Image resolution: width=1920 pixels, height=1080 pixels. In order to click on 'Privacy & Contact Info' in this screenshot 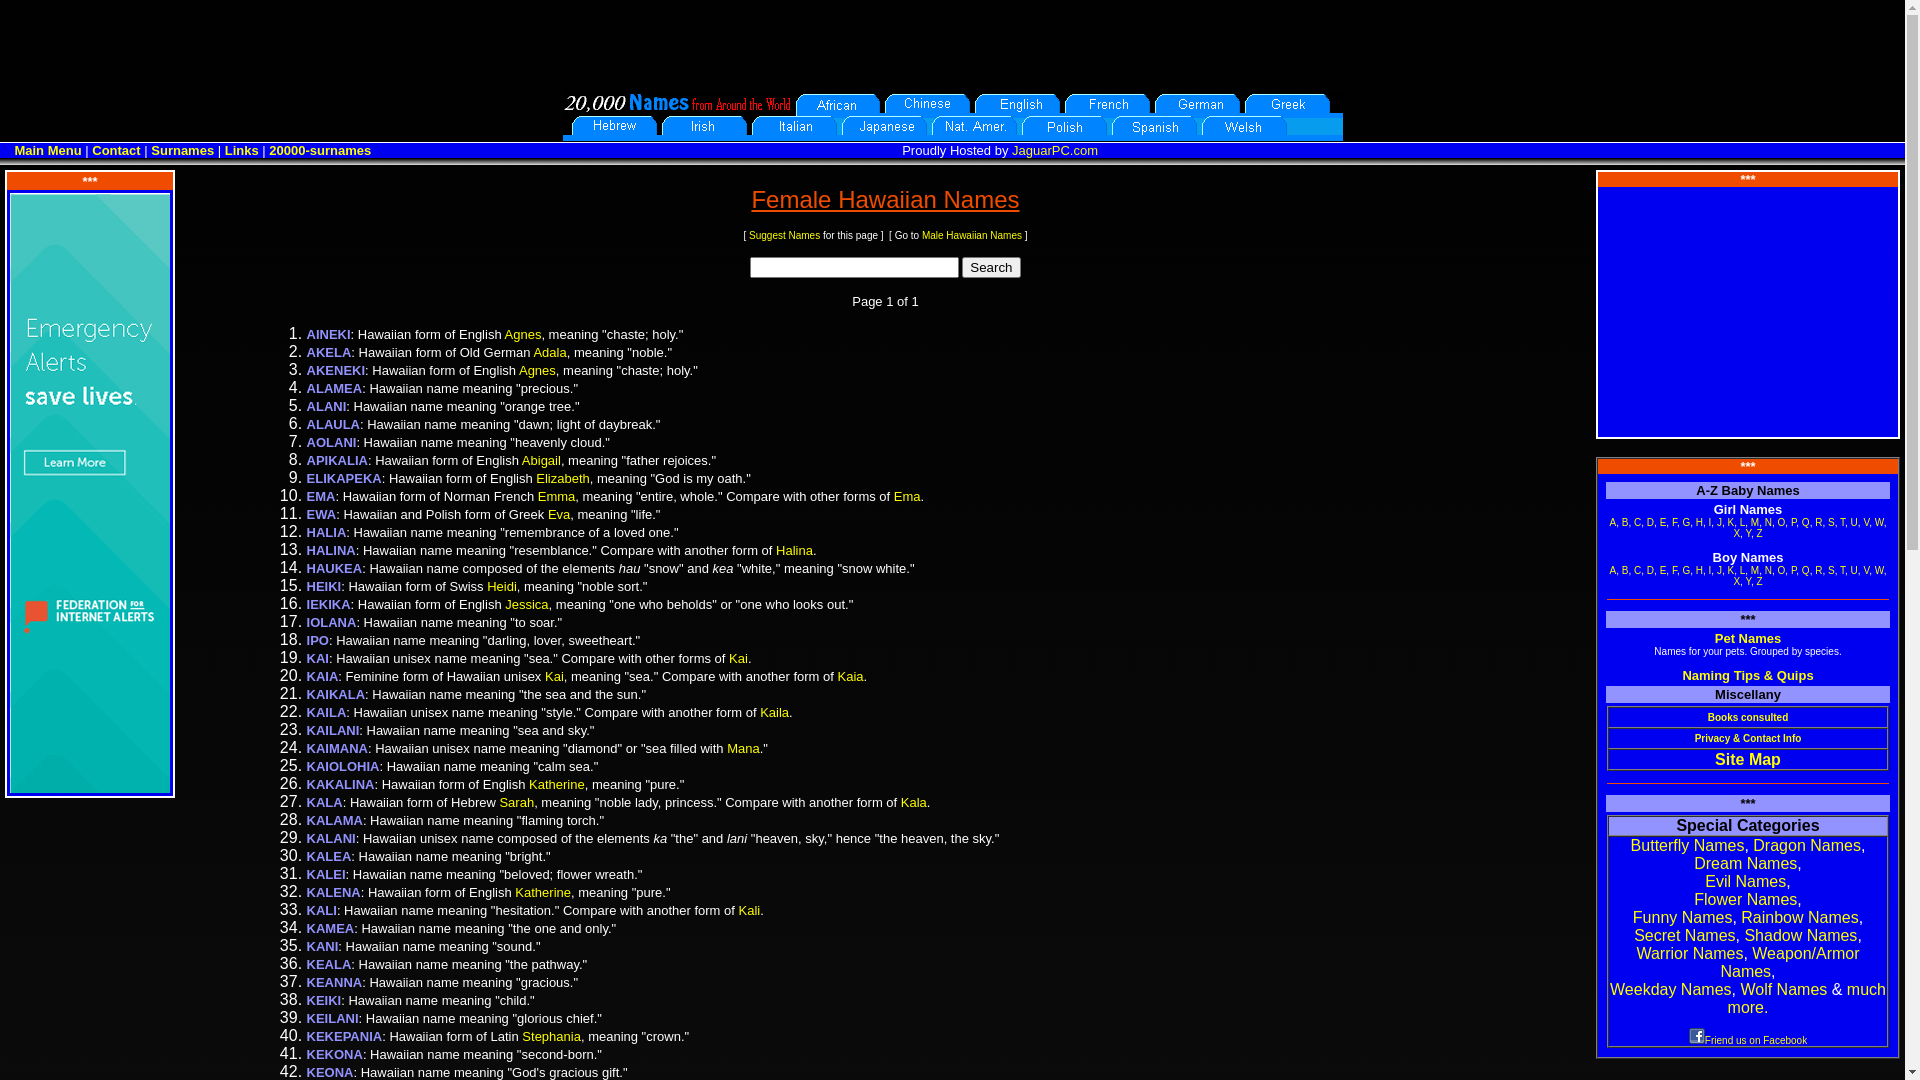, I will do `click(1693, 738)`.